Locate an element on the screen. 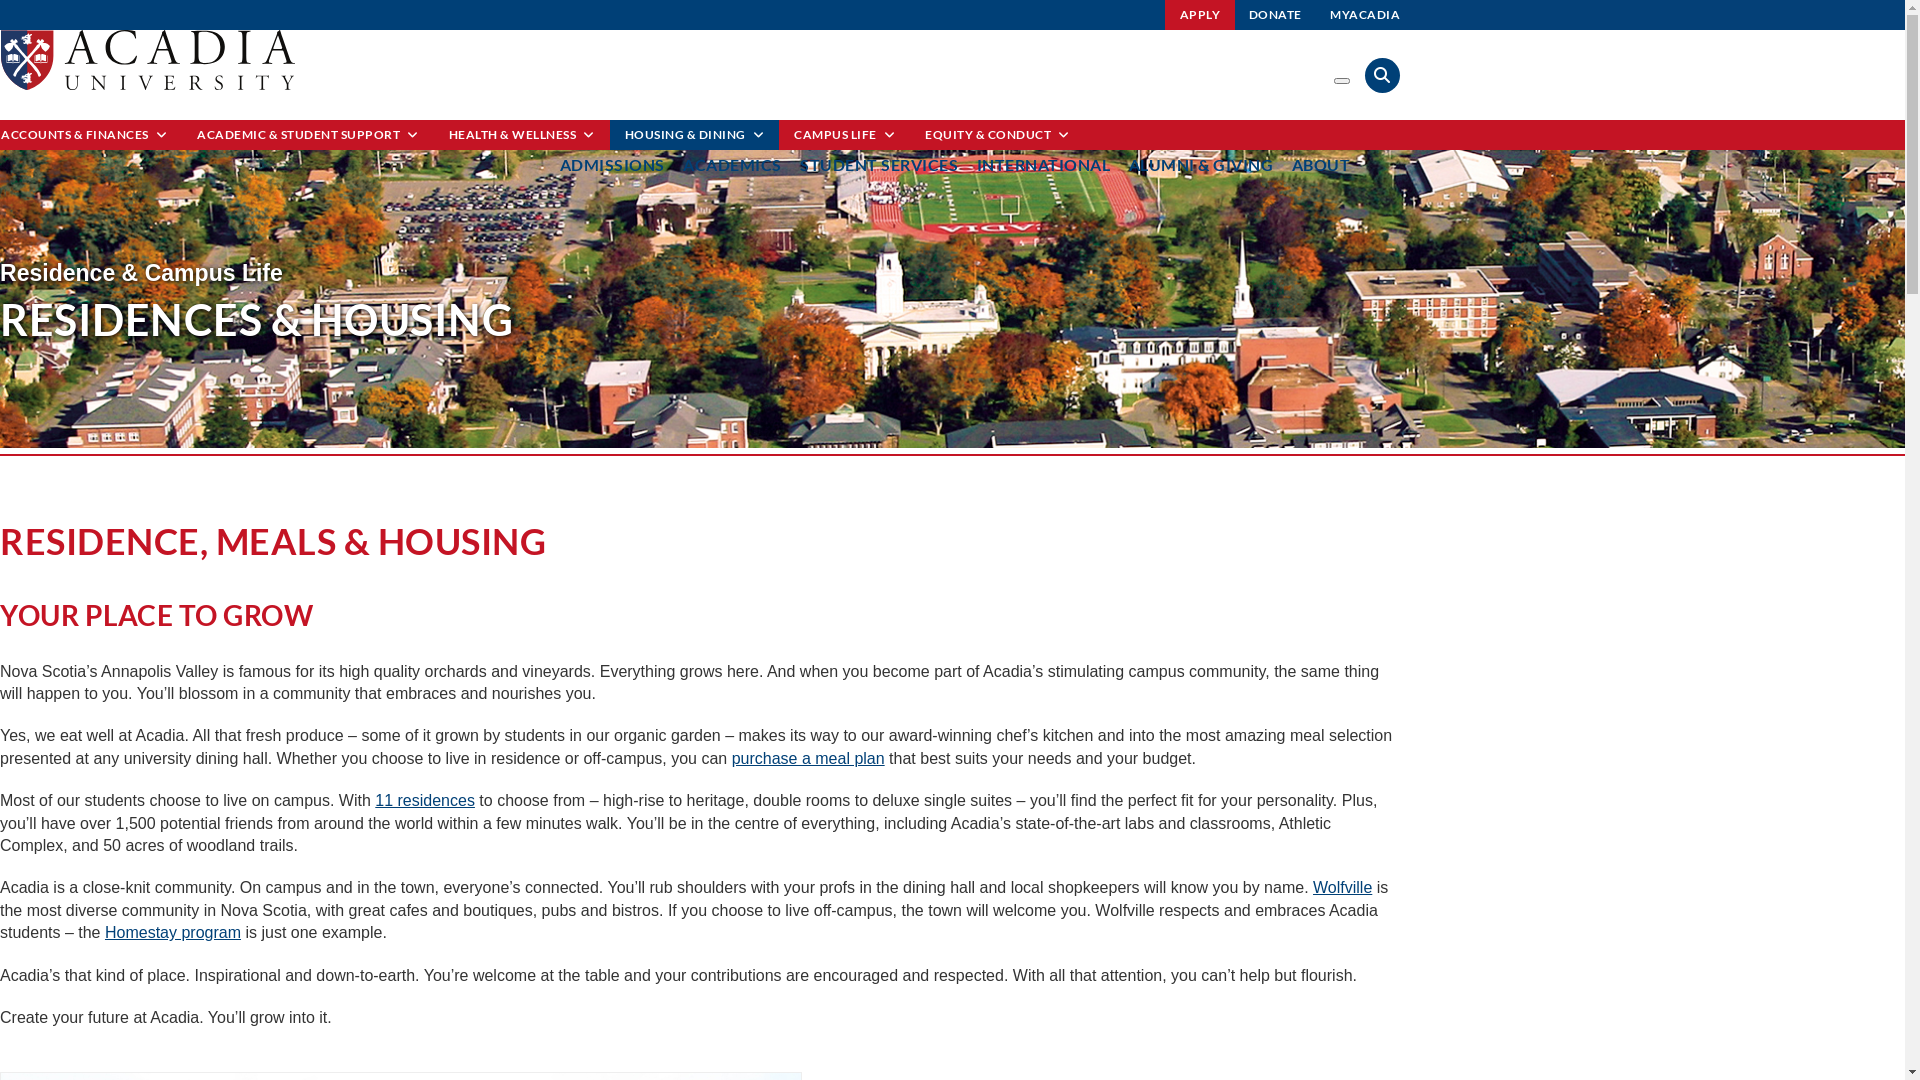 This screenshot has width=1920, height=1080. 'EQUITY & CONDUCT' is located at coordinates (997, 135).